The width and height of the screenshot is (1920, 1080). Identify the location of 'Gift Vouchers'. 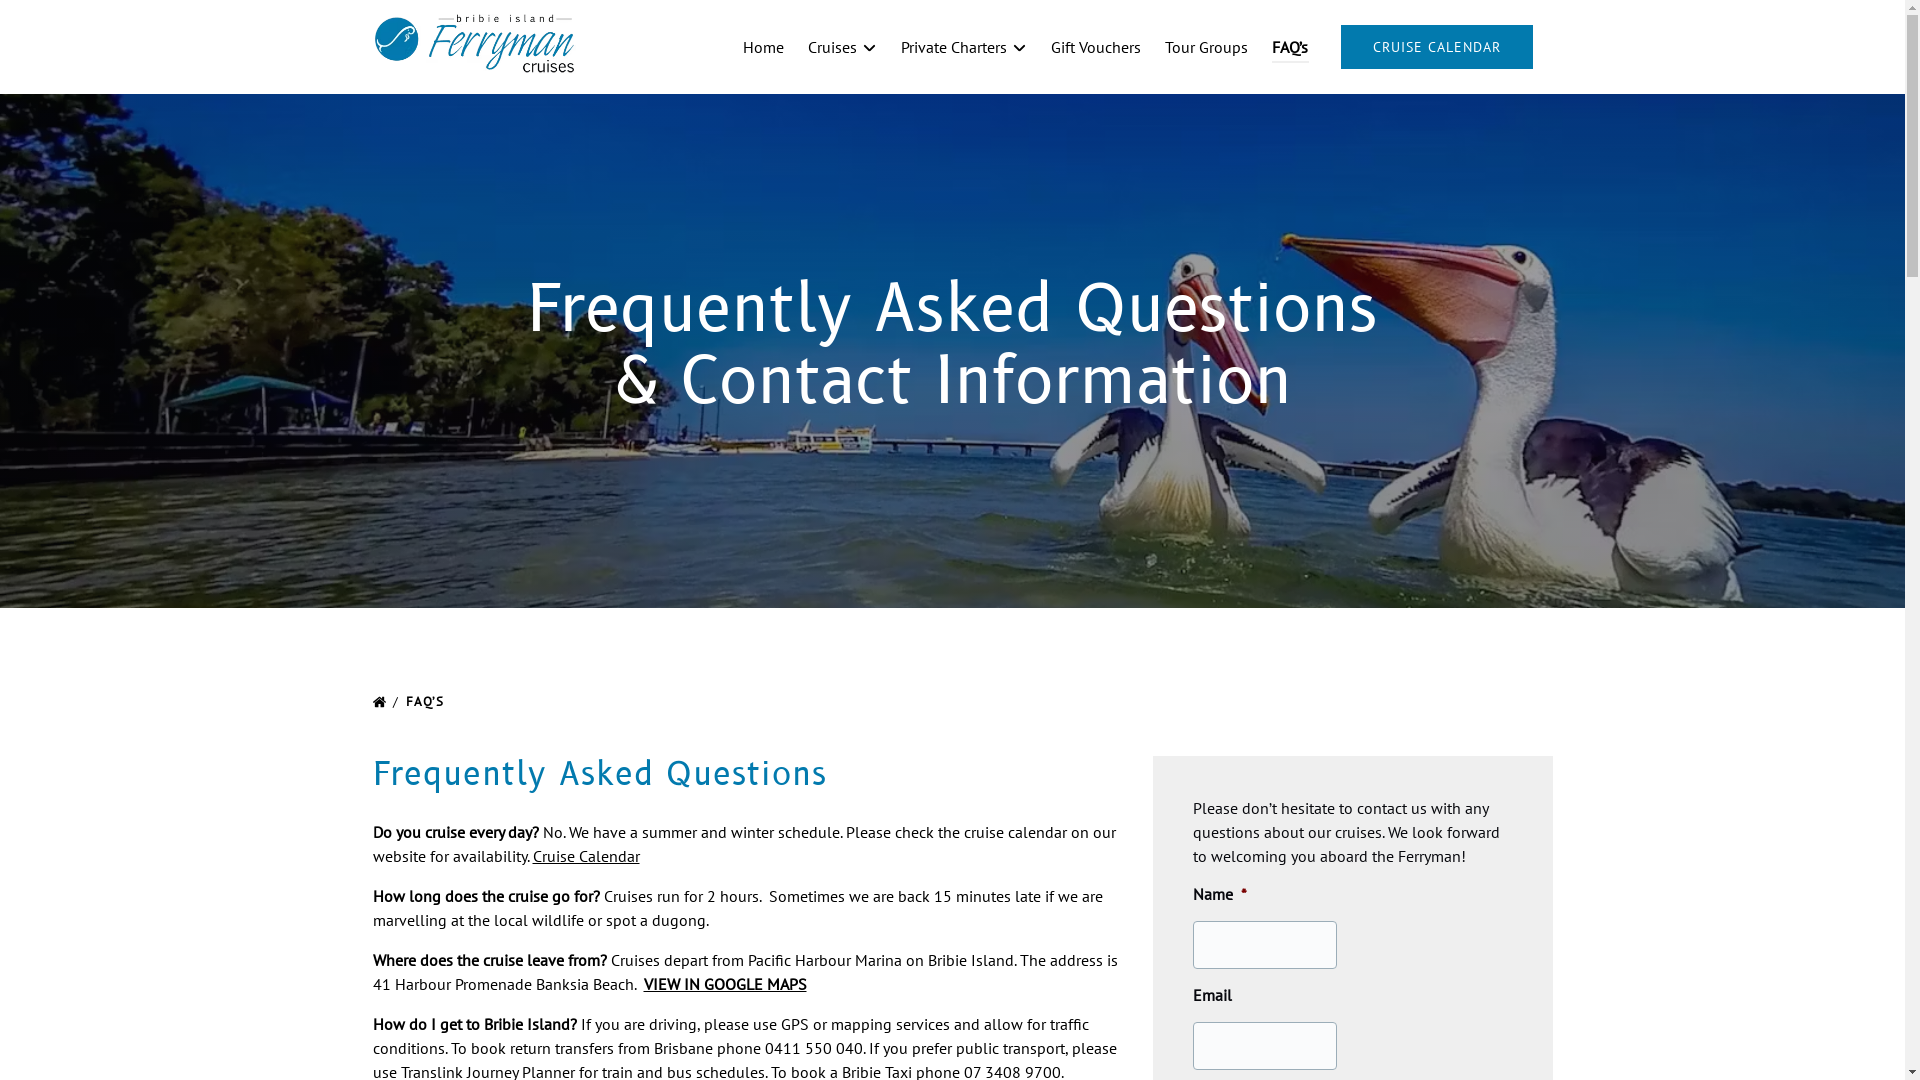
(1094, 45).